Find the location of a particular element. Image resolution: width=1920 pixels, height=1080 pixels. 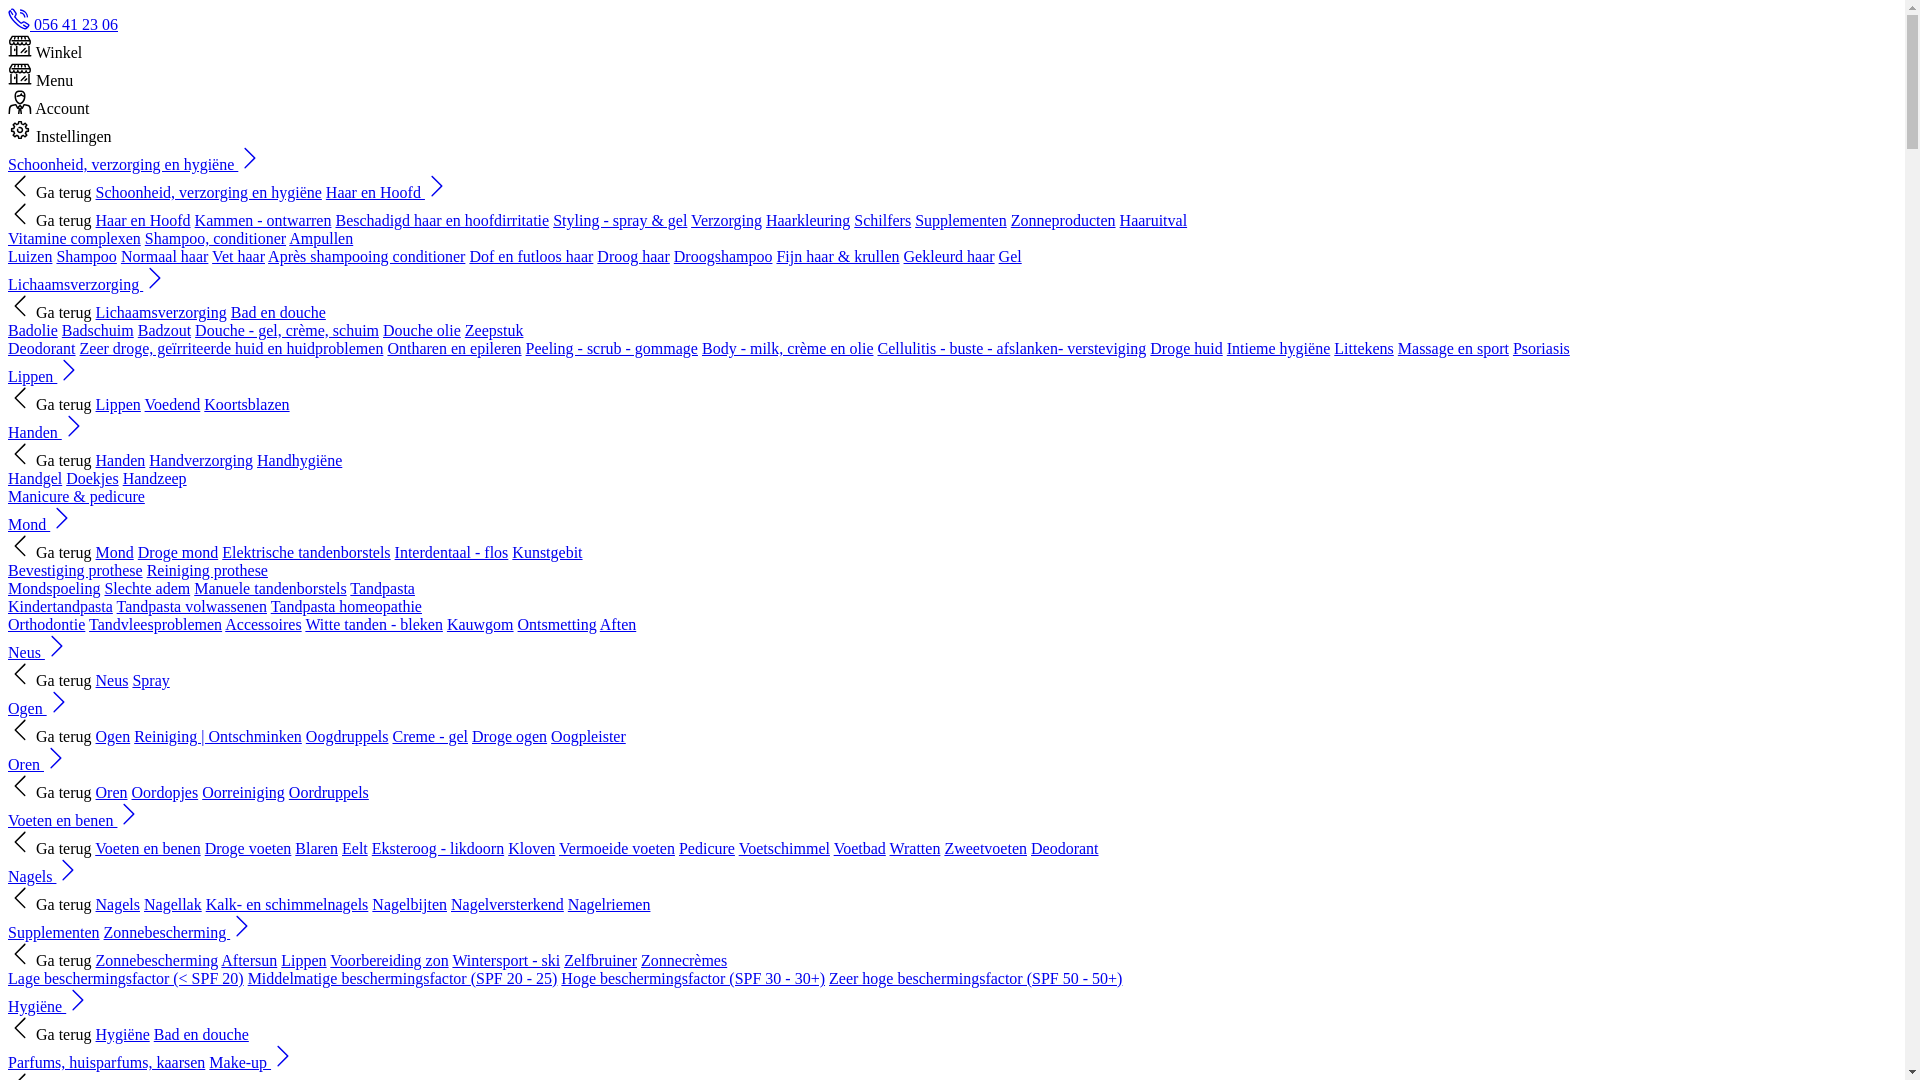

'Slechte adem' is located at coordinates (103, 587).